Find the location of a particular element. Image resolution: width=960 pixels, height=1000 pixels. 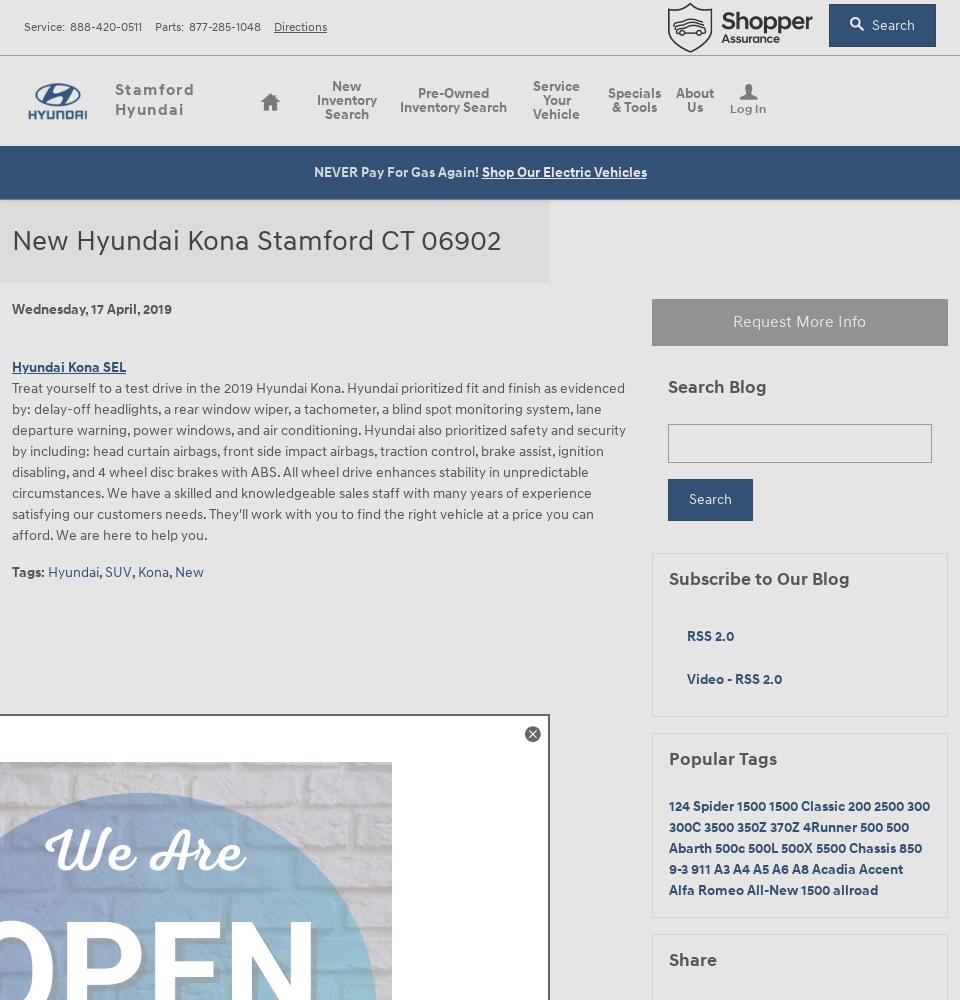

'Request More Info' is located at coordinates (799, 320).